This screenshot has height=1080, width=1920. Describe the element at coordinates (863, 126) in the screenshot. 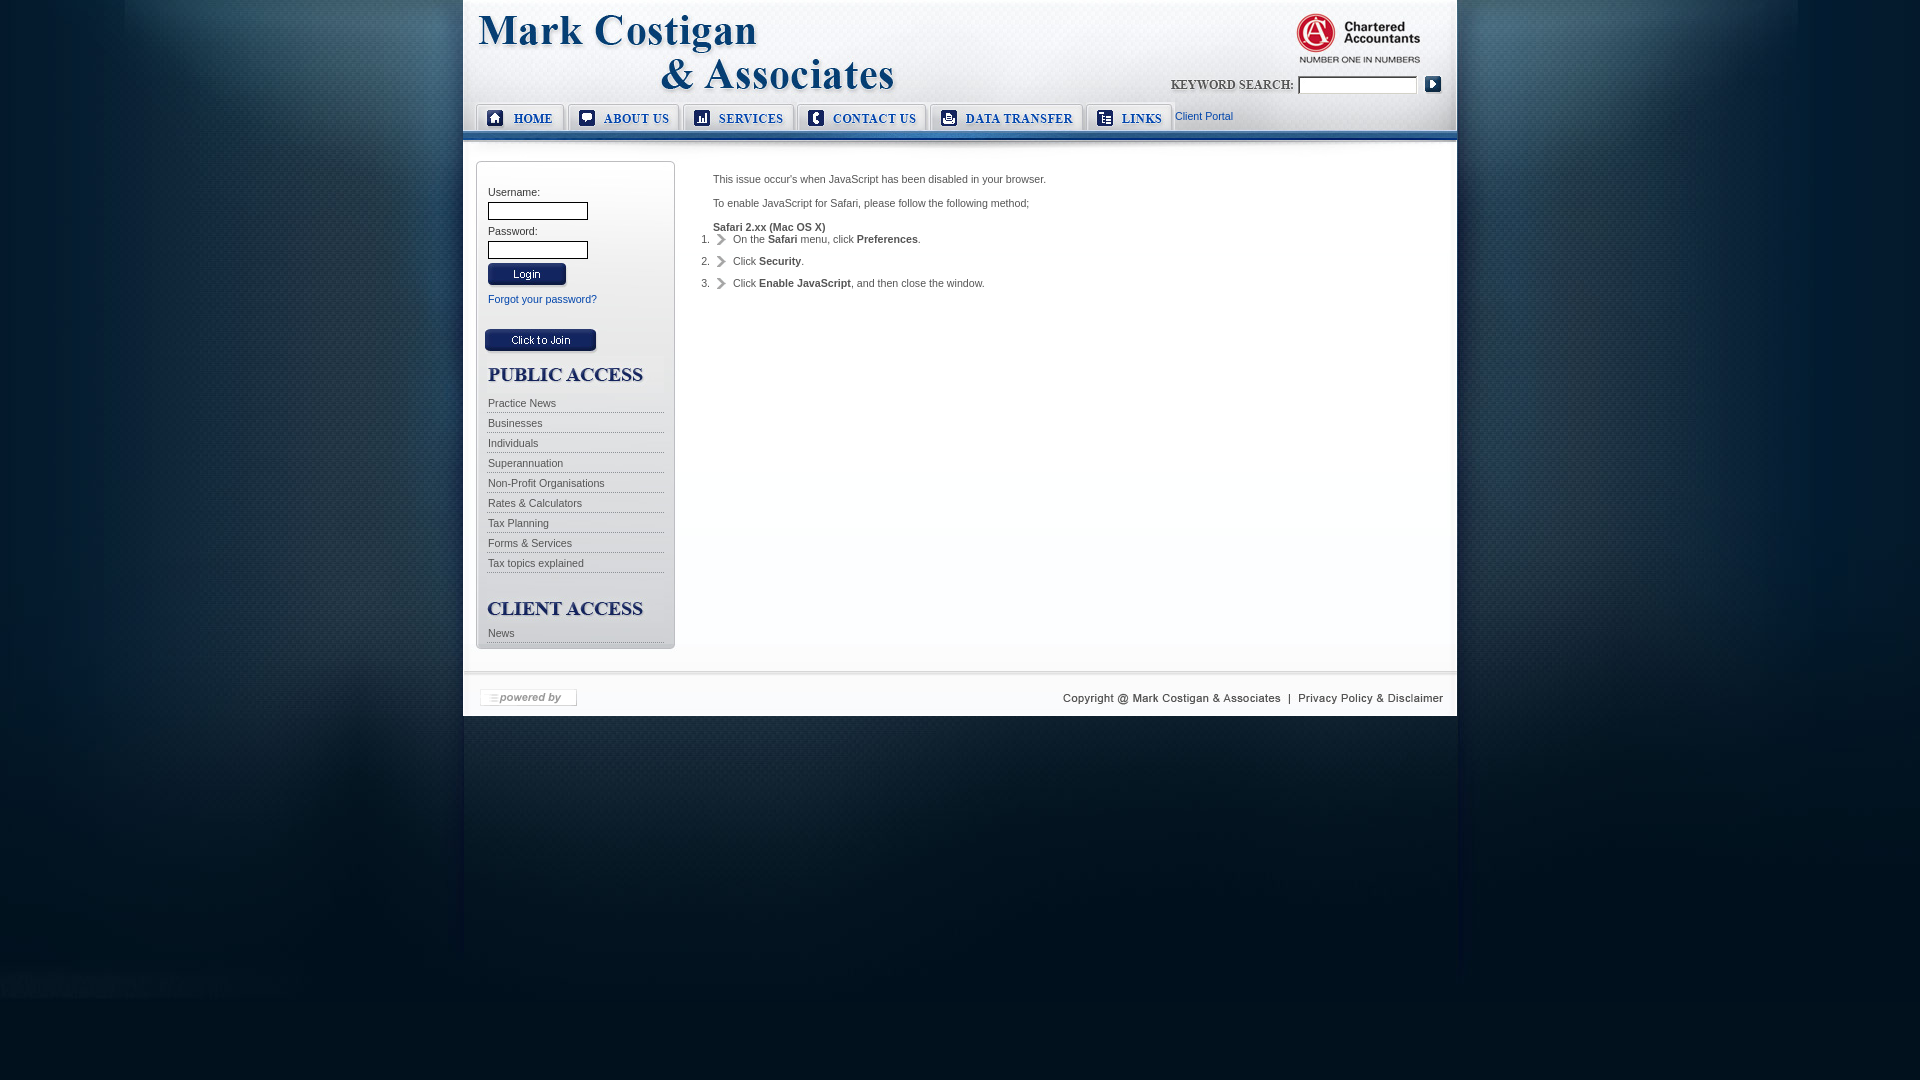

I see `'Contact Us'` at that location.